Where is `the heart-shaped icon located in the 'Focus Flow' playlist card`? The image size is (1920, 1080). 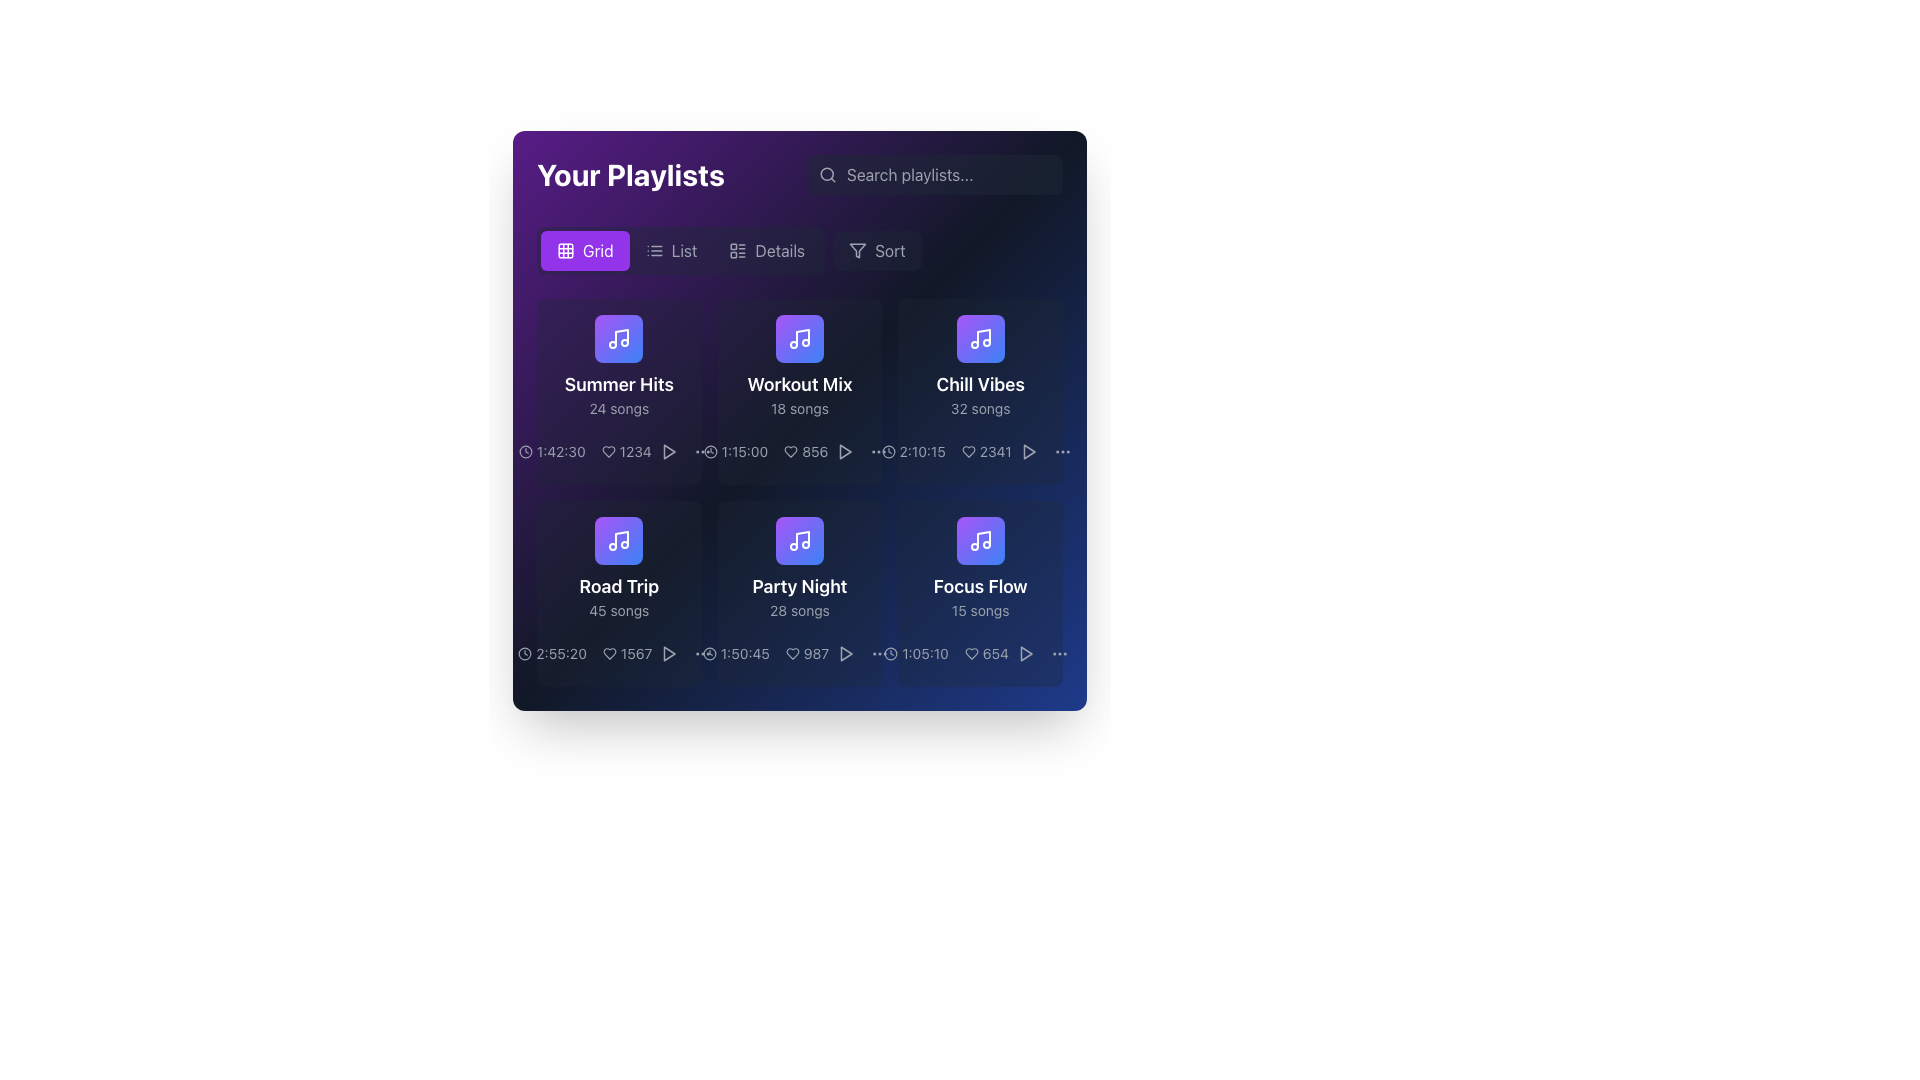
the heart-shaped icon located in the 'Focus Flow' playlist card is located at coordinates (971, 654).